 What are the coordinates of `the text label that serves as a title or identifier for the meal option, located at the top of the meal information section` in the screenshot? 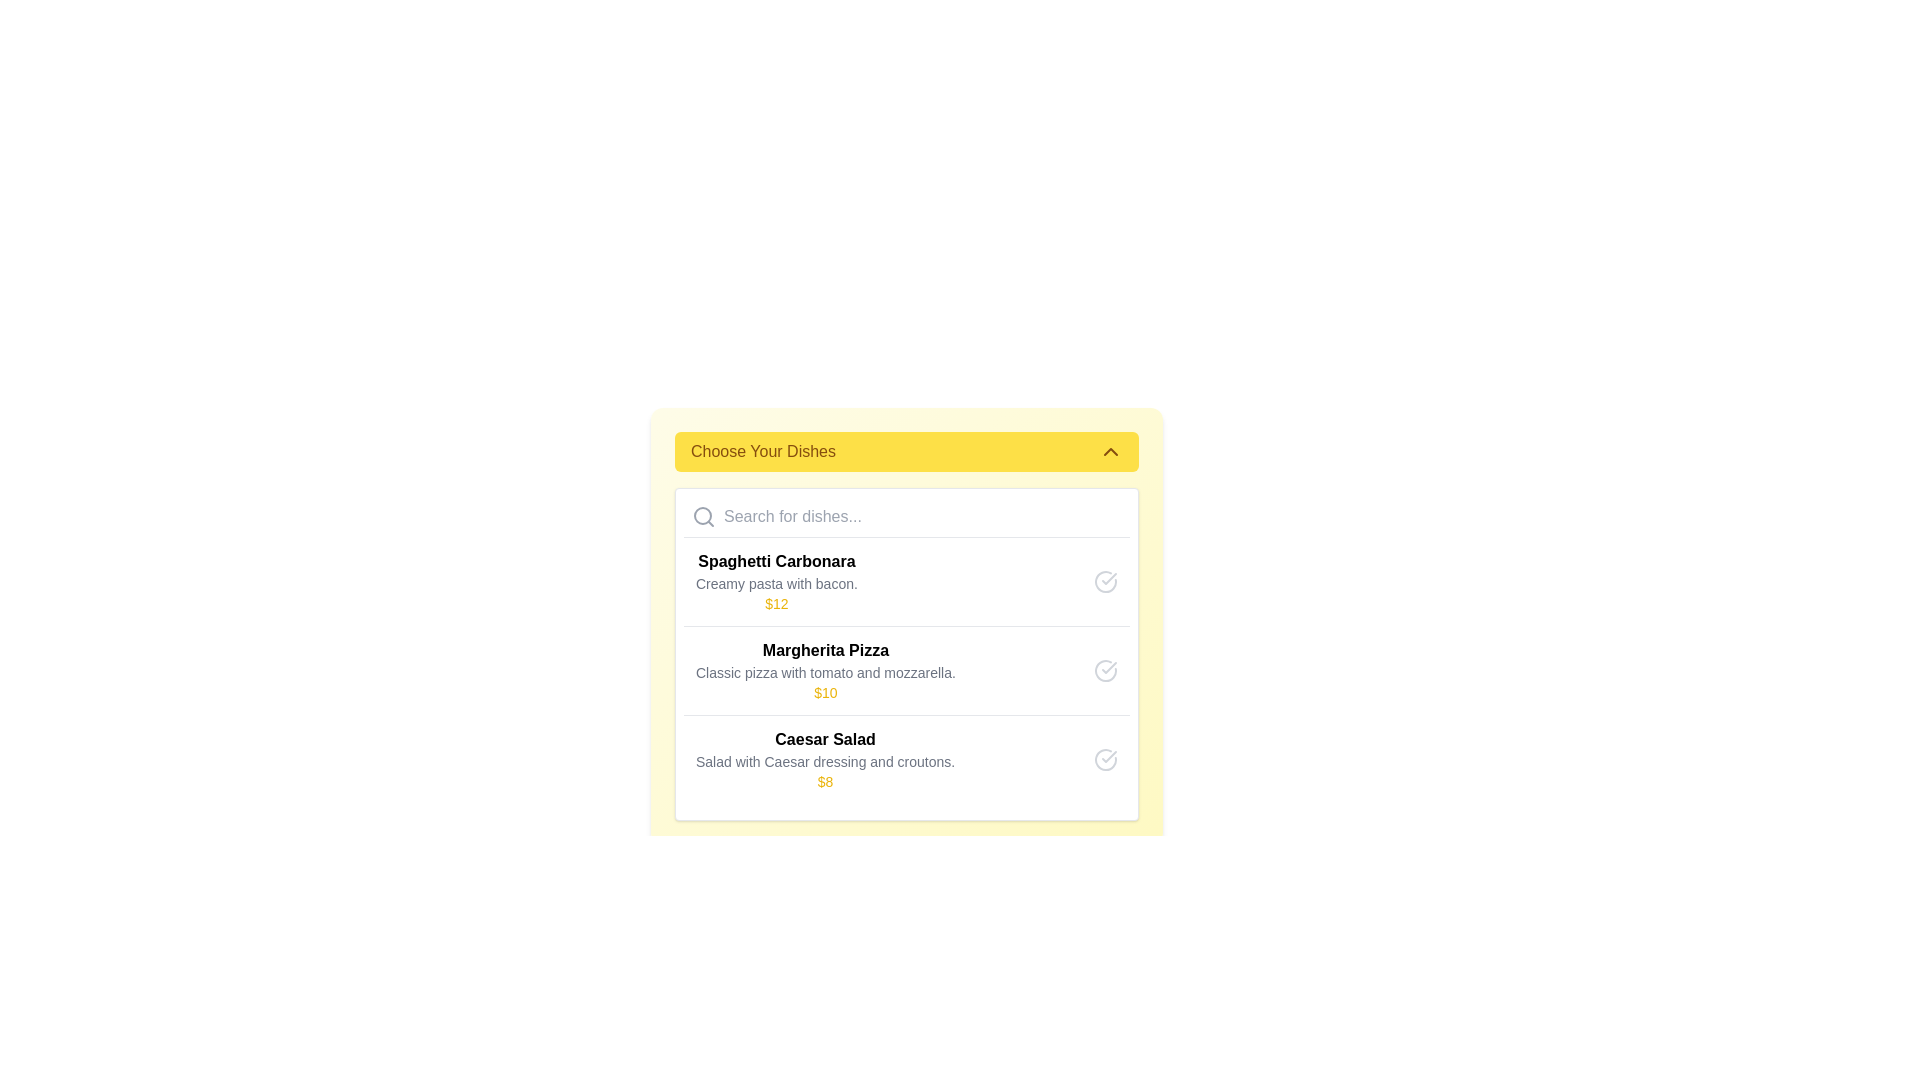 It's located at (825, 740).